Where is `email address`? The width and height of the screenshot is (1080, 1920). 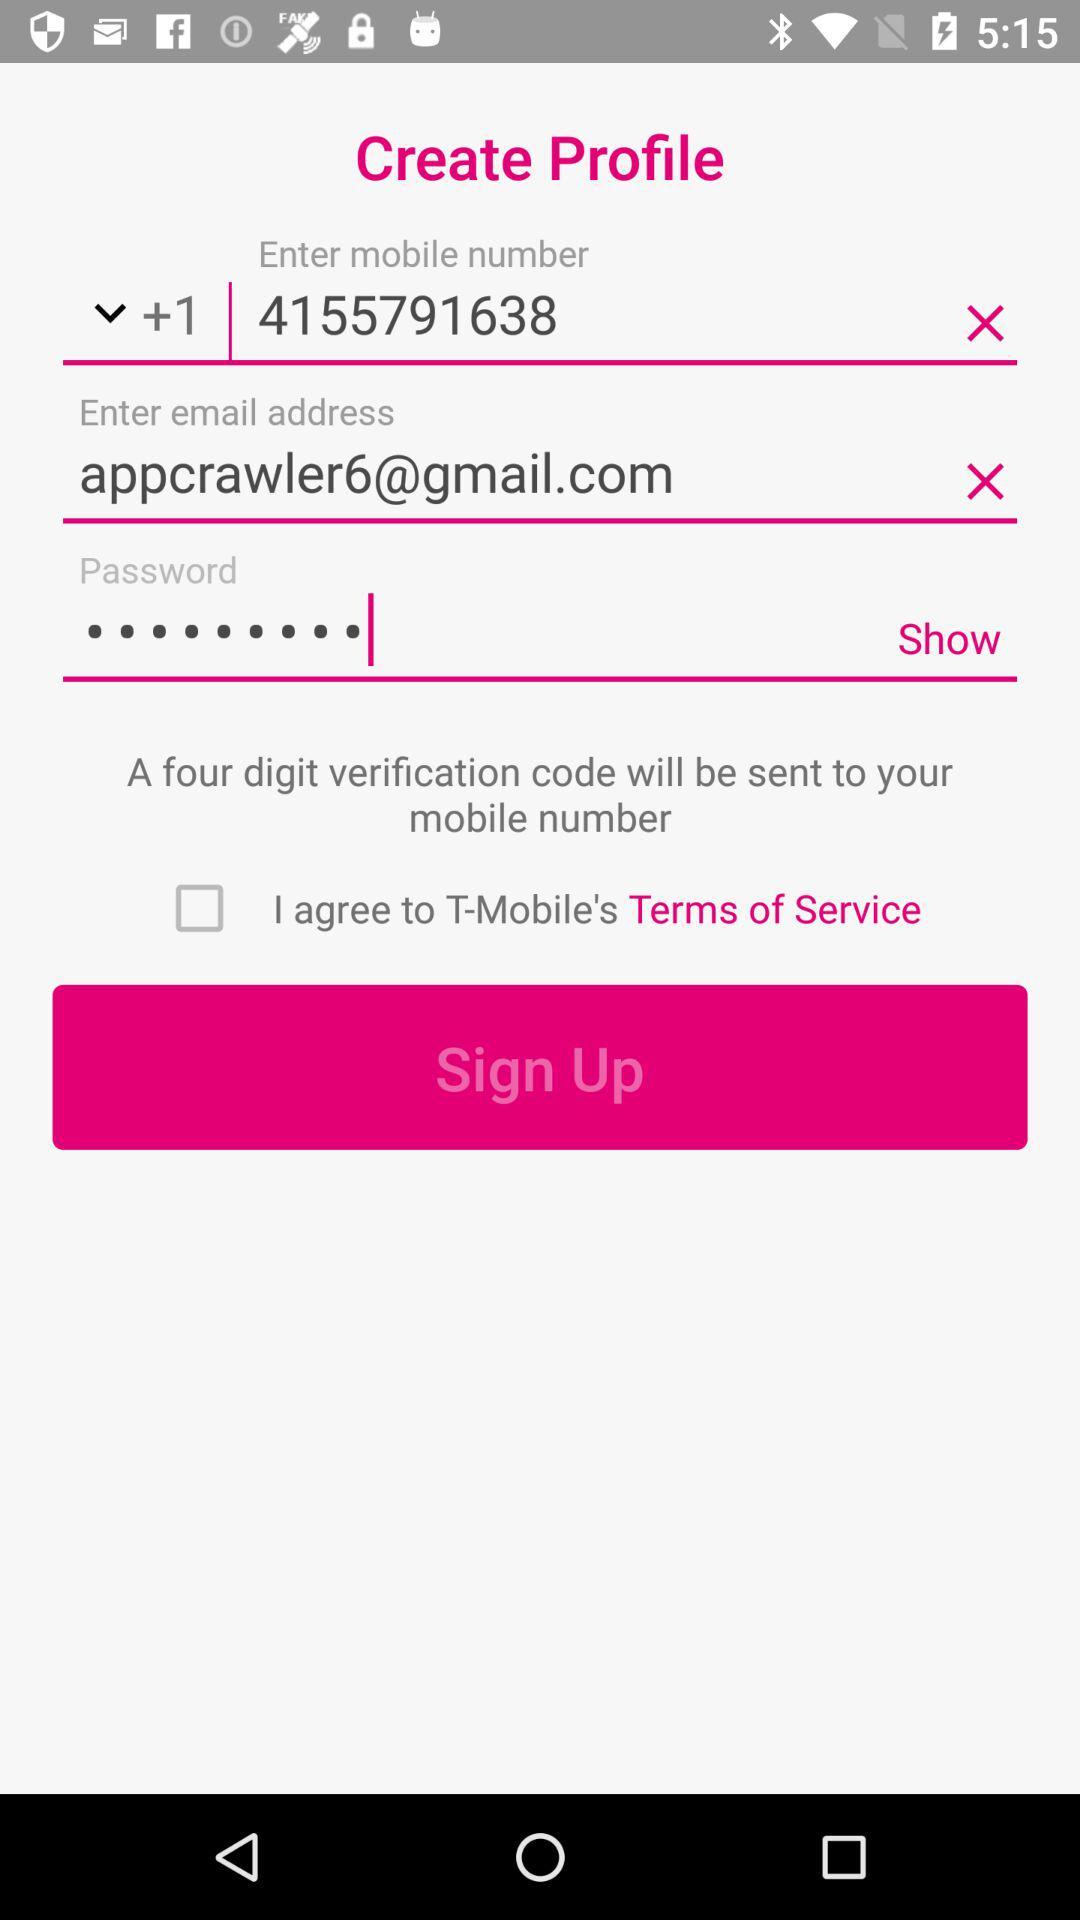 email address is located at coordinates (540, 470).